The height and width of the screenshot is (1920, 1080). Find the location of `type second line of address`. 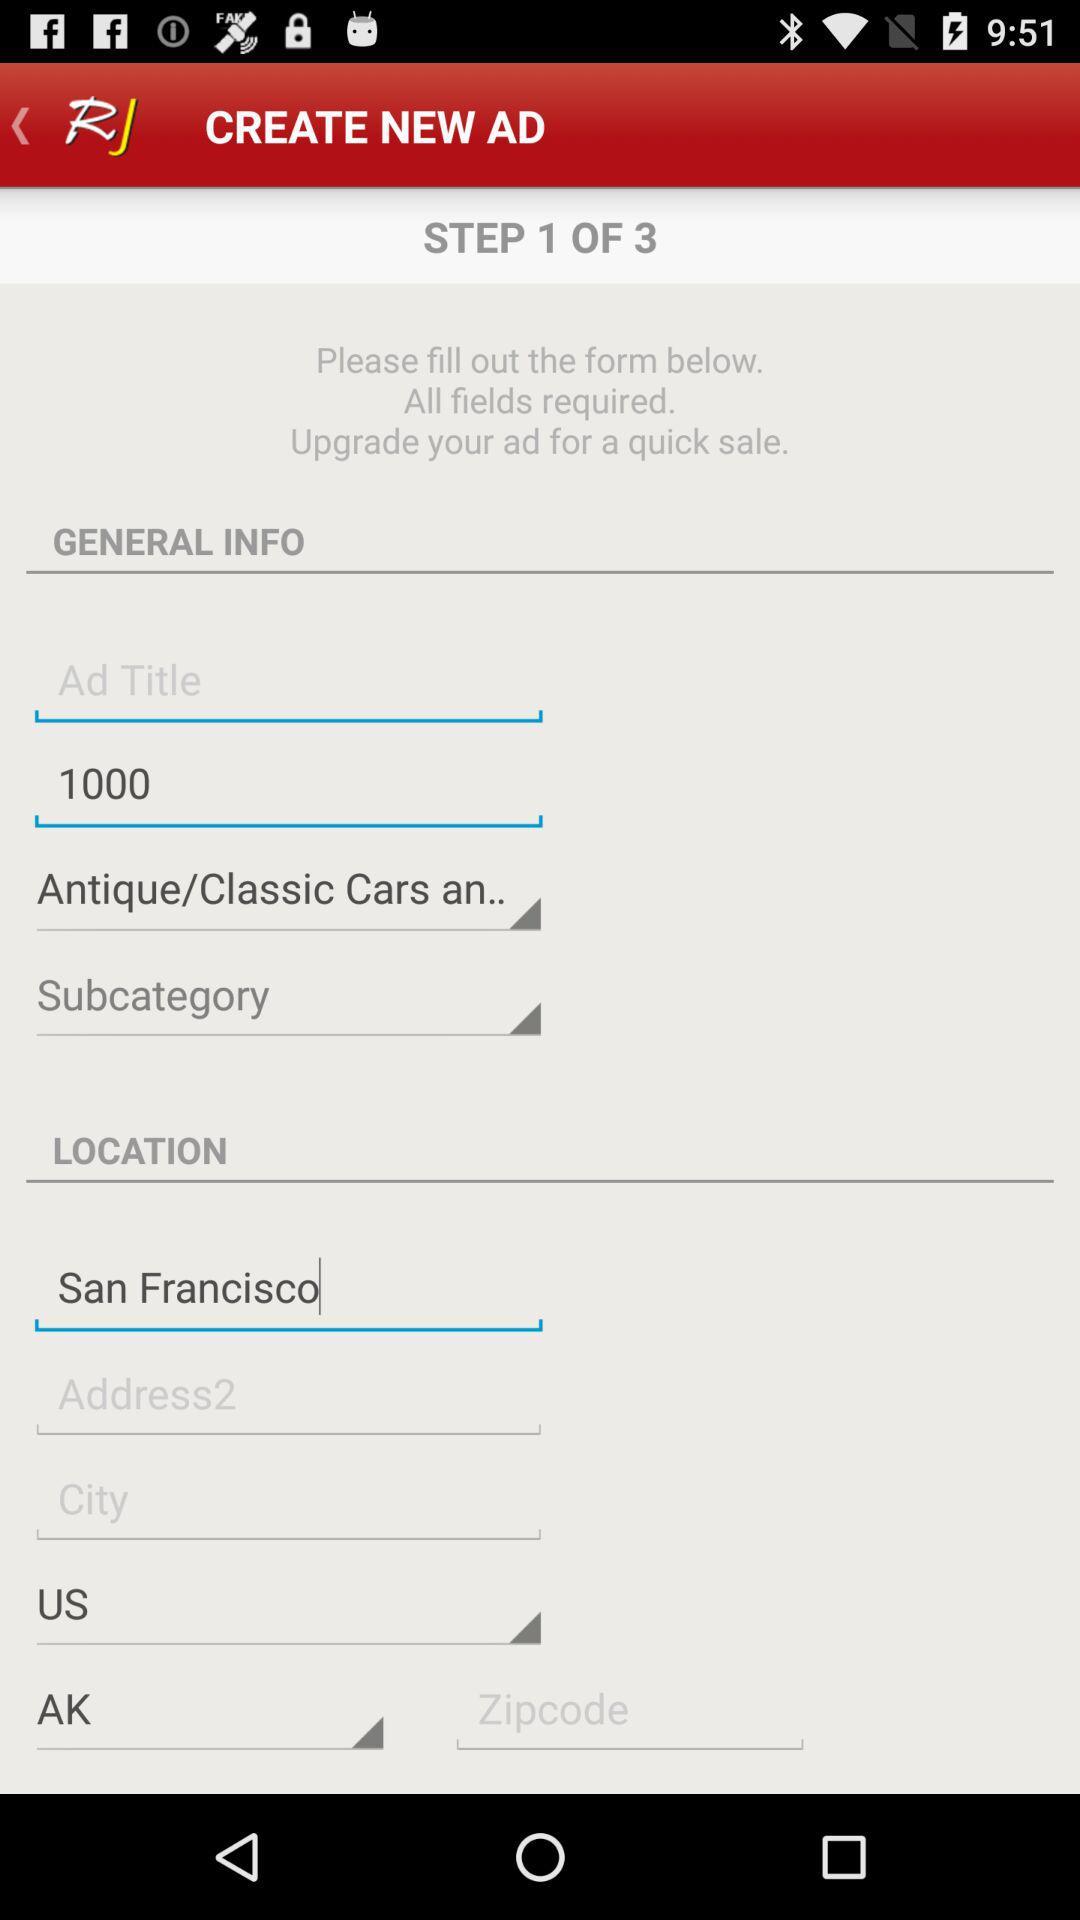

type second line of address is located at coordinates (288, 1391).